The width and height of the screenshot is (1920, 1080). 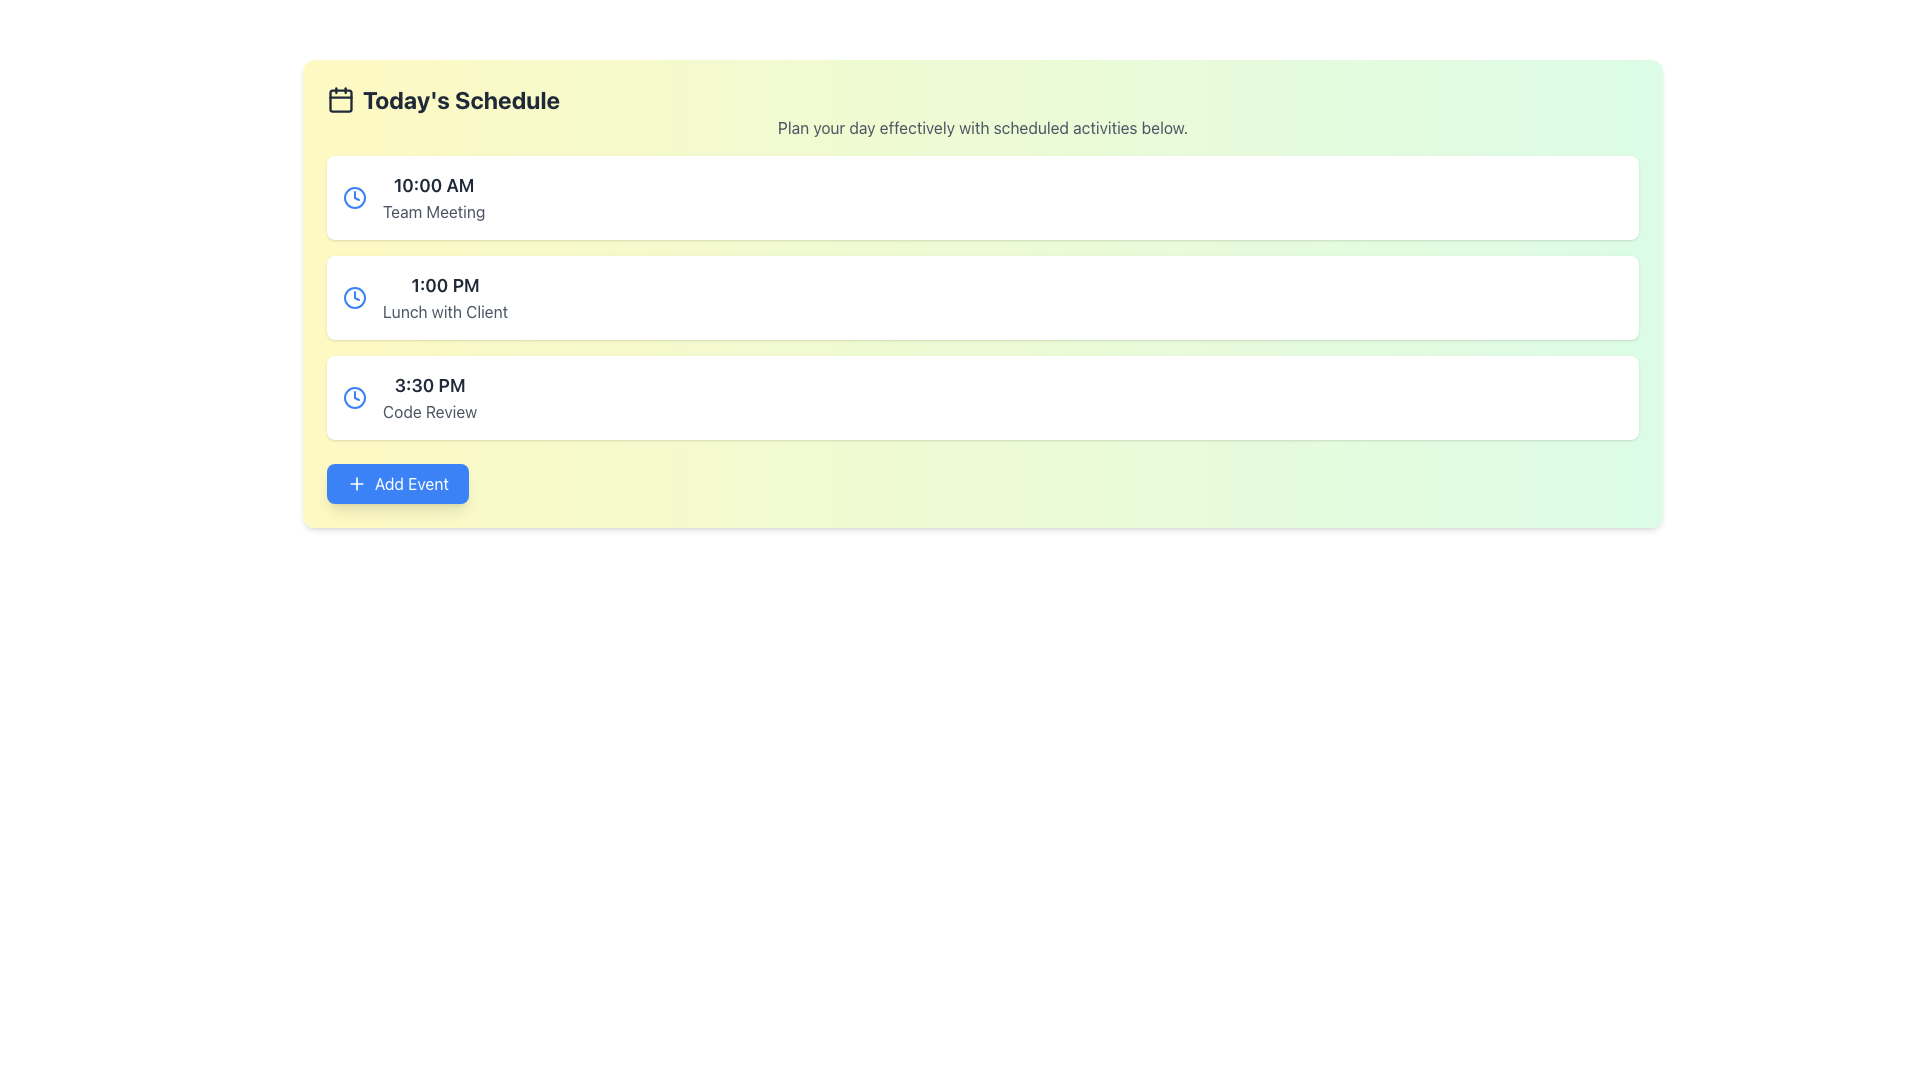 What do you see at coordinates (356, 483) in the screenshot?
I see `the 'Add Event' button located at the bottom-left of the central panel, which features an icon indicating the action of adding or creating an event` at bounding box center [356, 483].